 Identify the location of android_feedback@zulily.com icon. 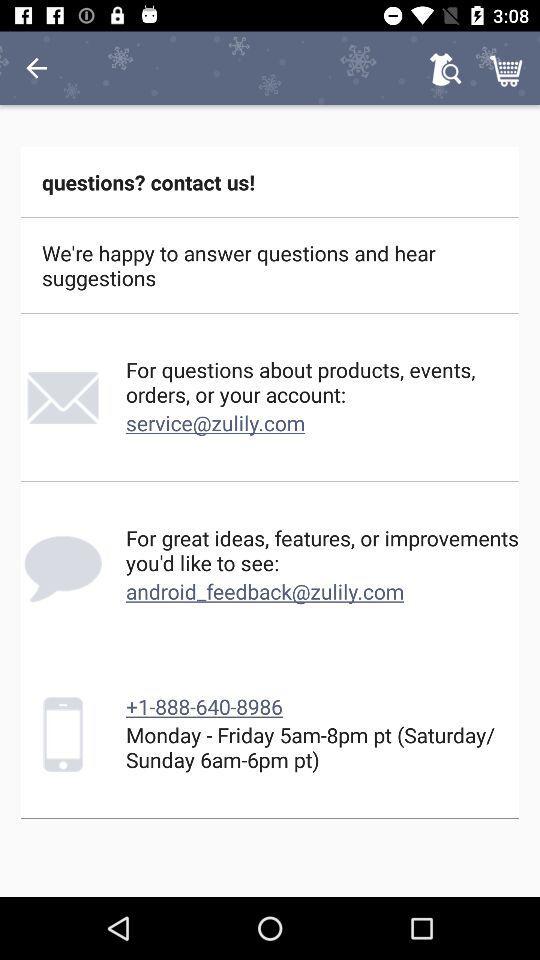
(265, 591).